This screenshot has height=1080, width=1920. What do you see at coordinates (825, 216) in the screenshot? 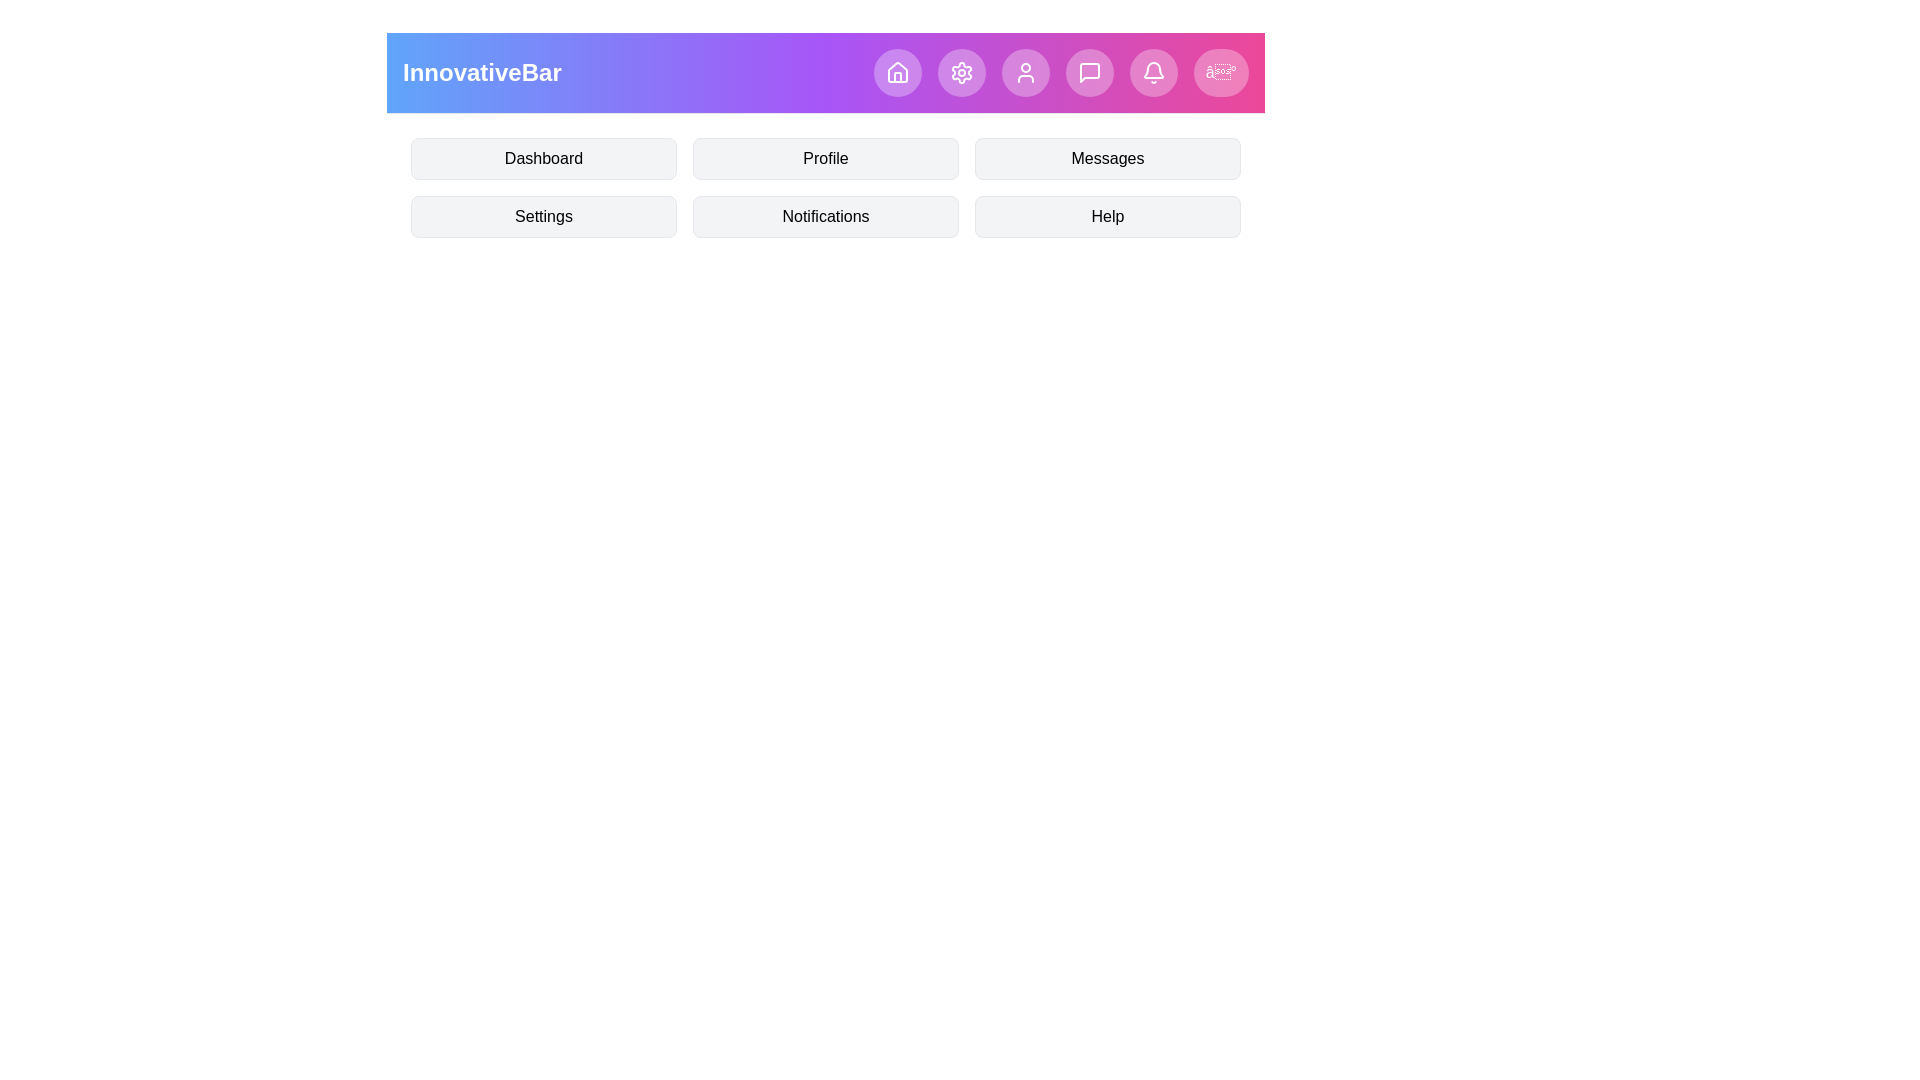
I see `the menu item Notifications by clicking on it` at bounding box center [825, 216].